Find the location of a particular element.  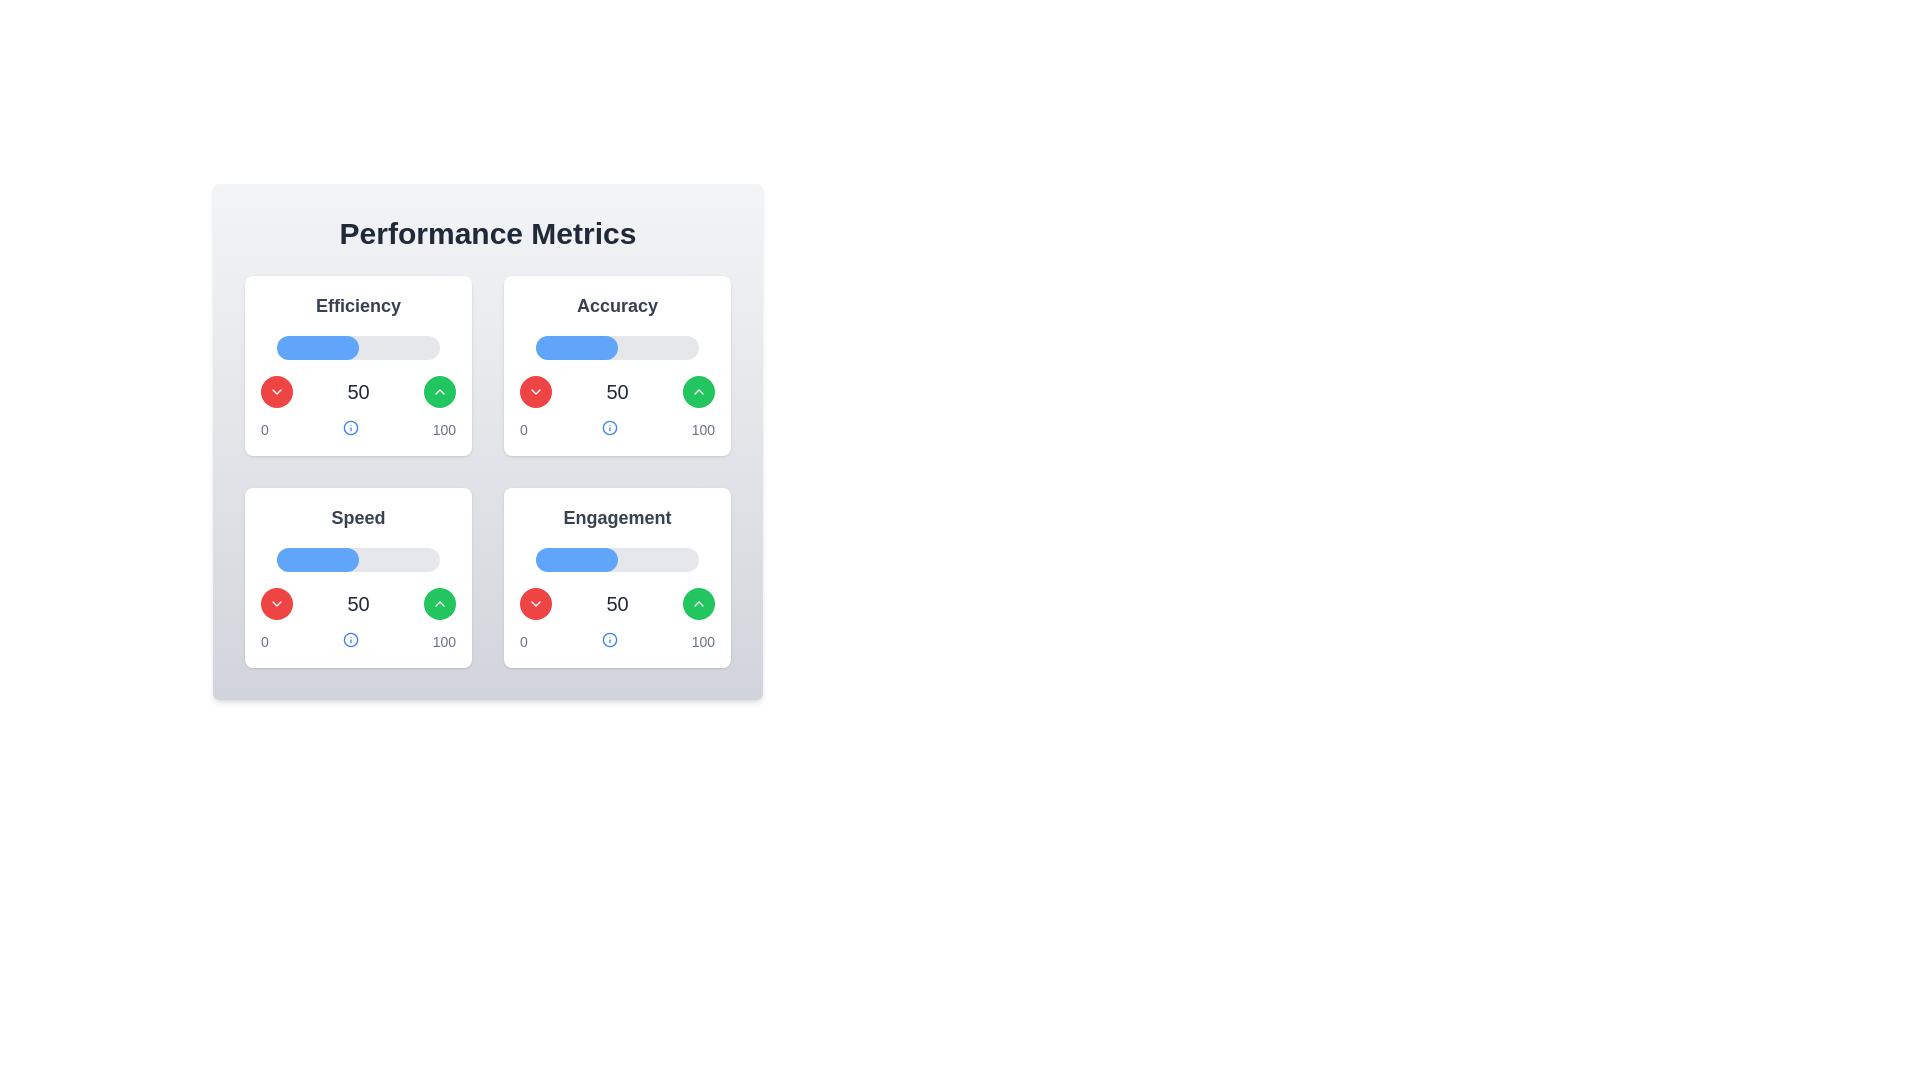

the 'Accuracy' metric card's progress bar located in the top-right position of the grid layout to make adjustments is located at coordinates (616, 366).